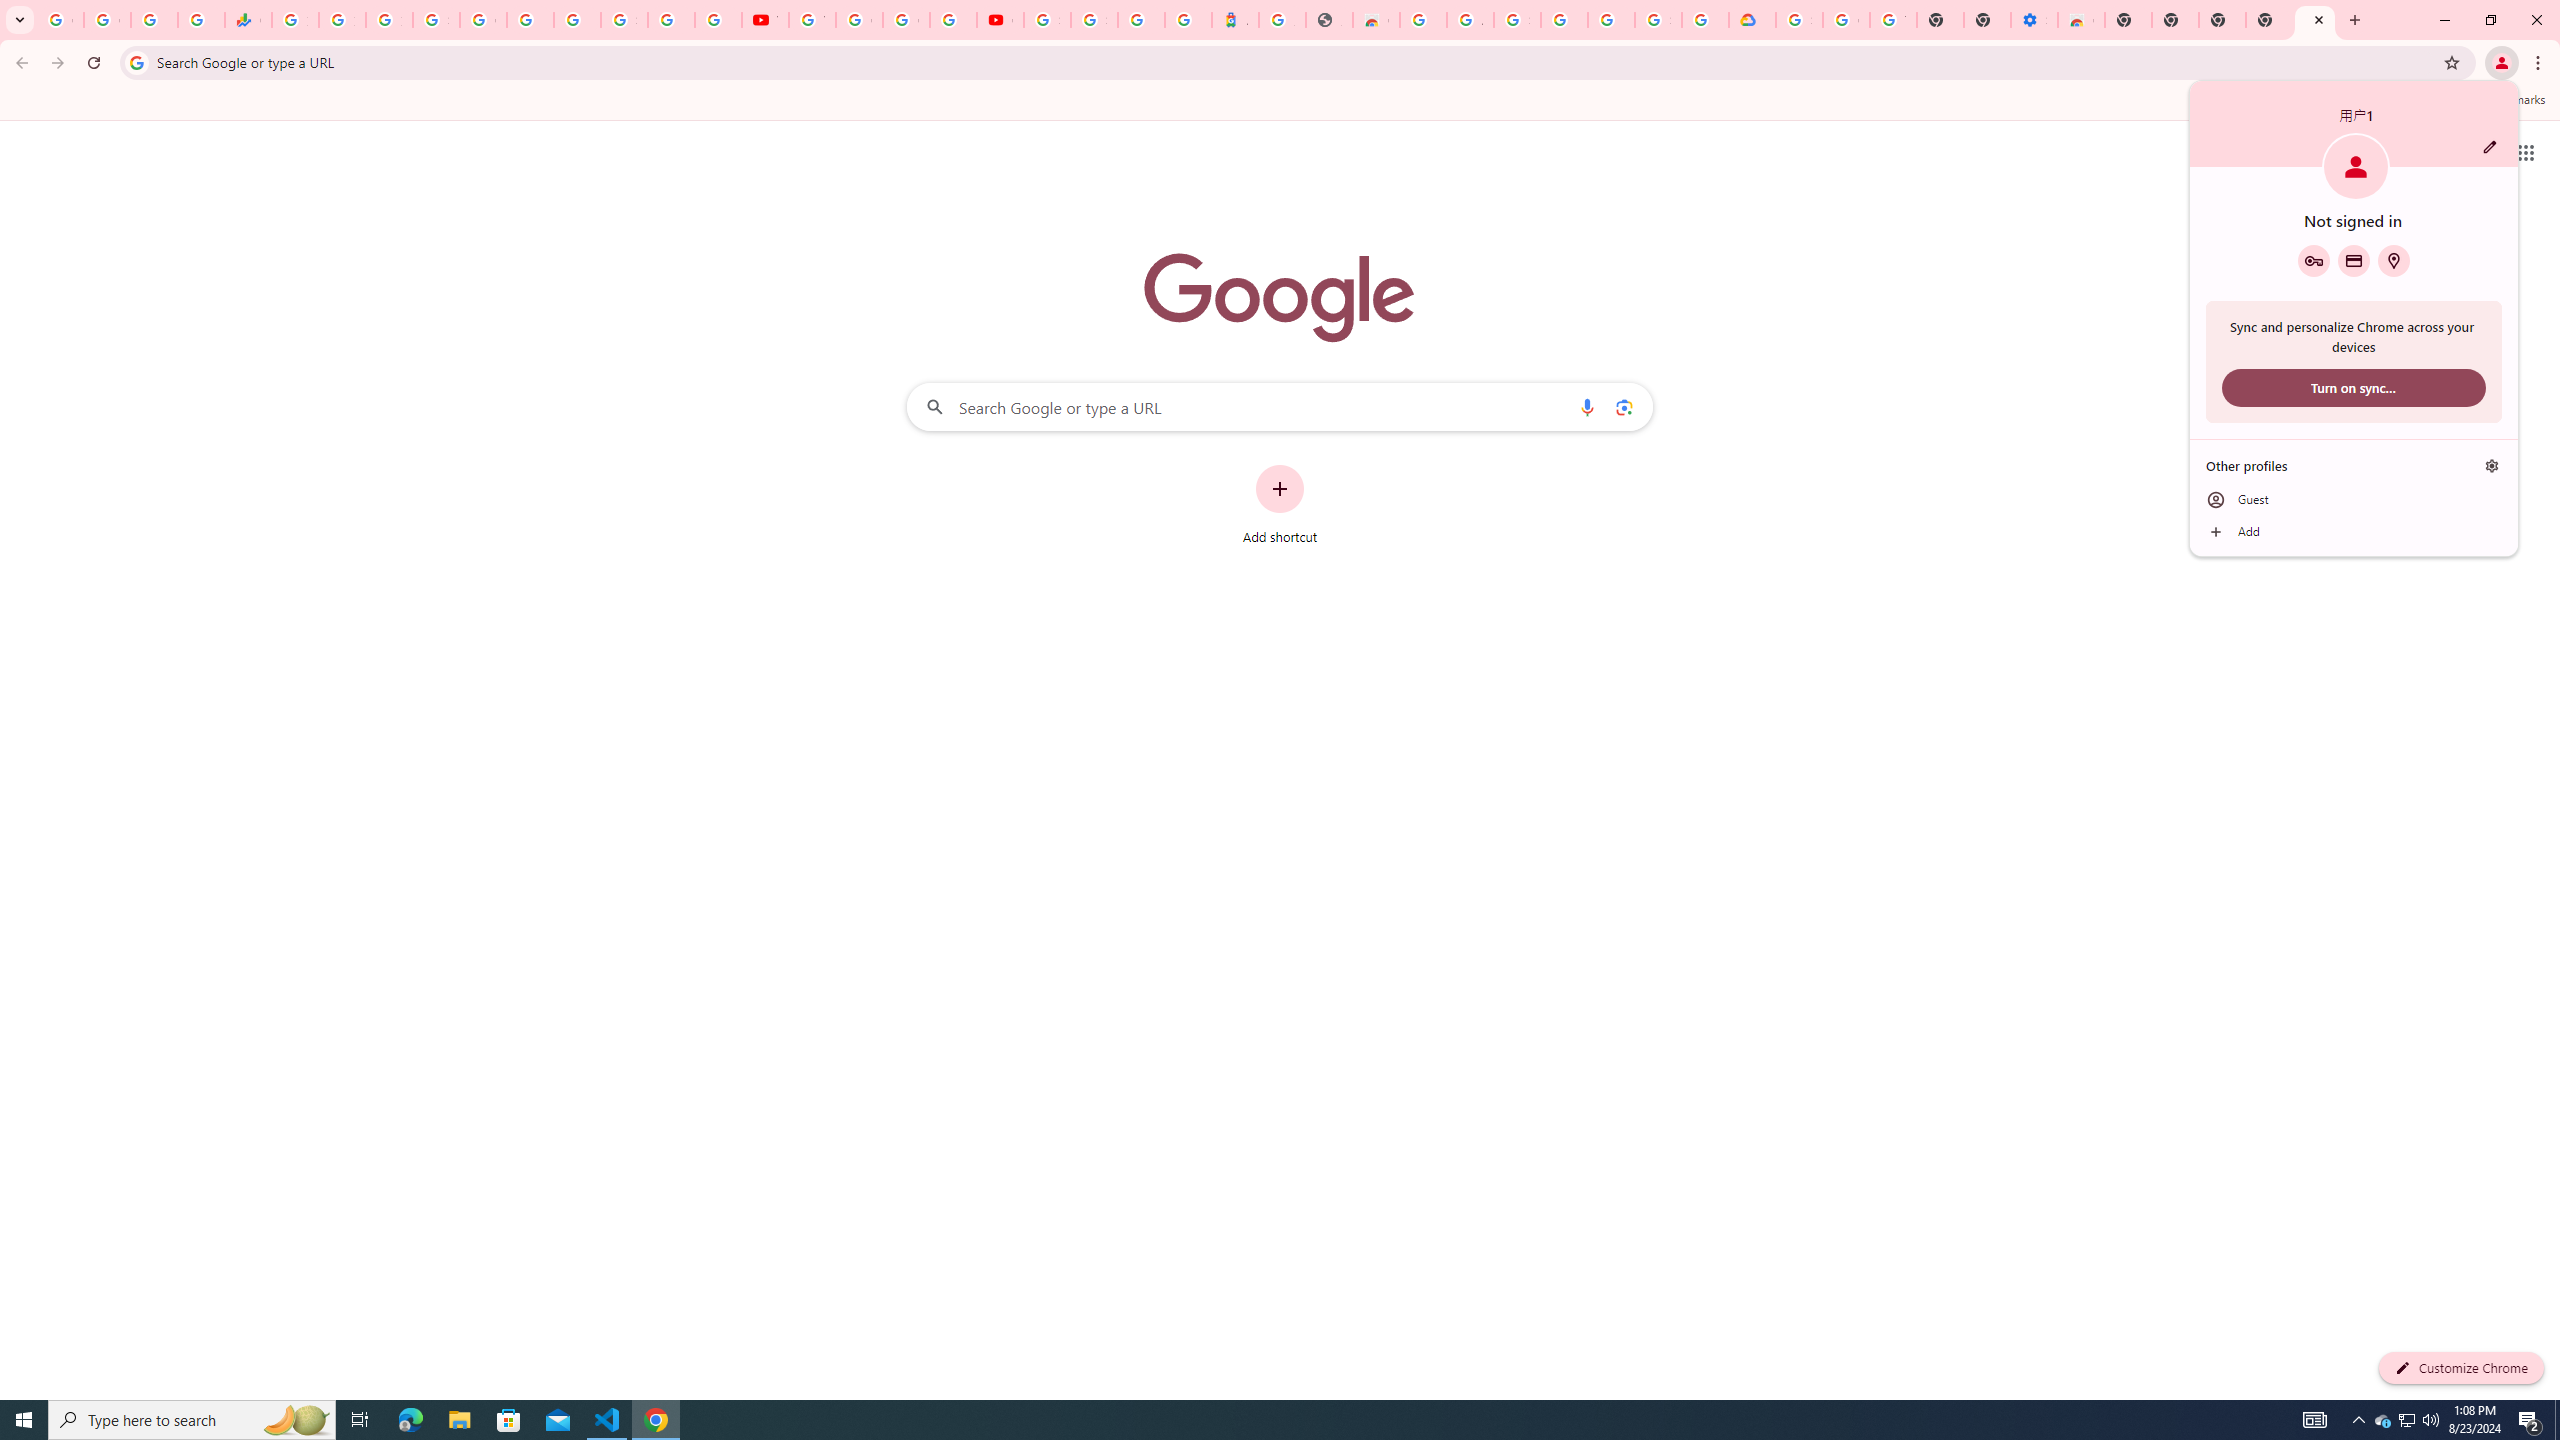 The image size is (2560, 1440). Describe the element at coordinates (1892, 19) in the screenshot. I see `'Turn cookies on or off - Computer - Google Account Help'` at that location.